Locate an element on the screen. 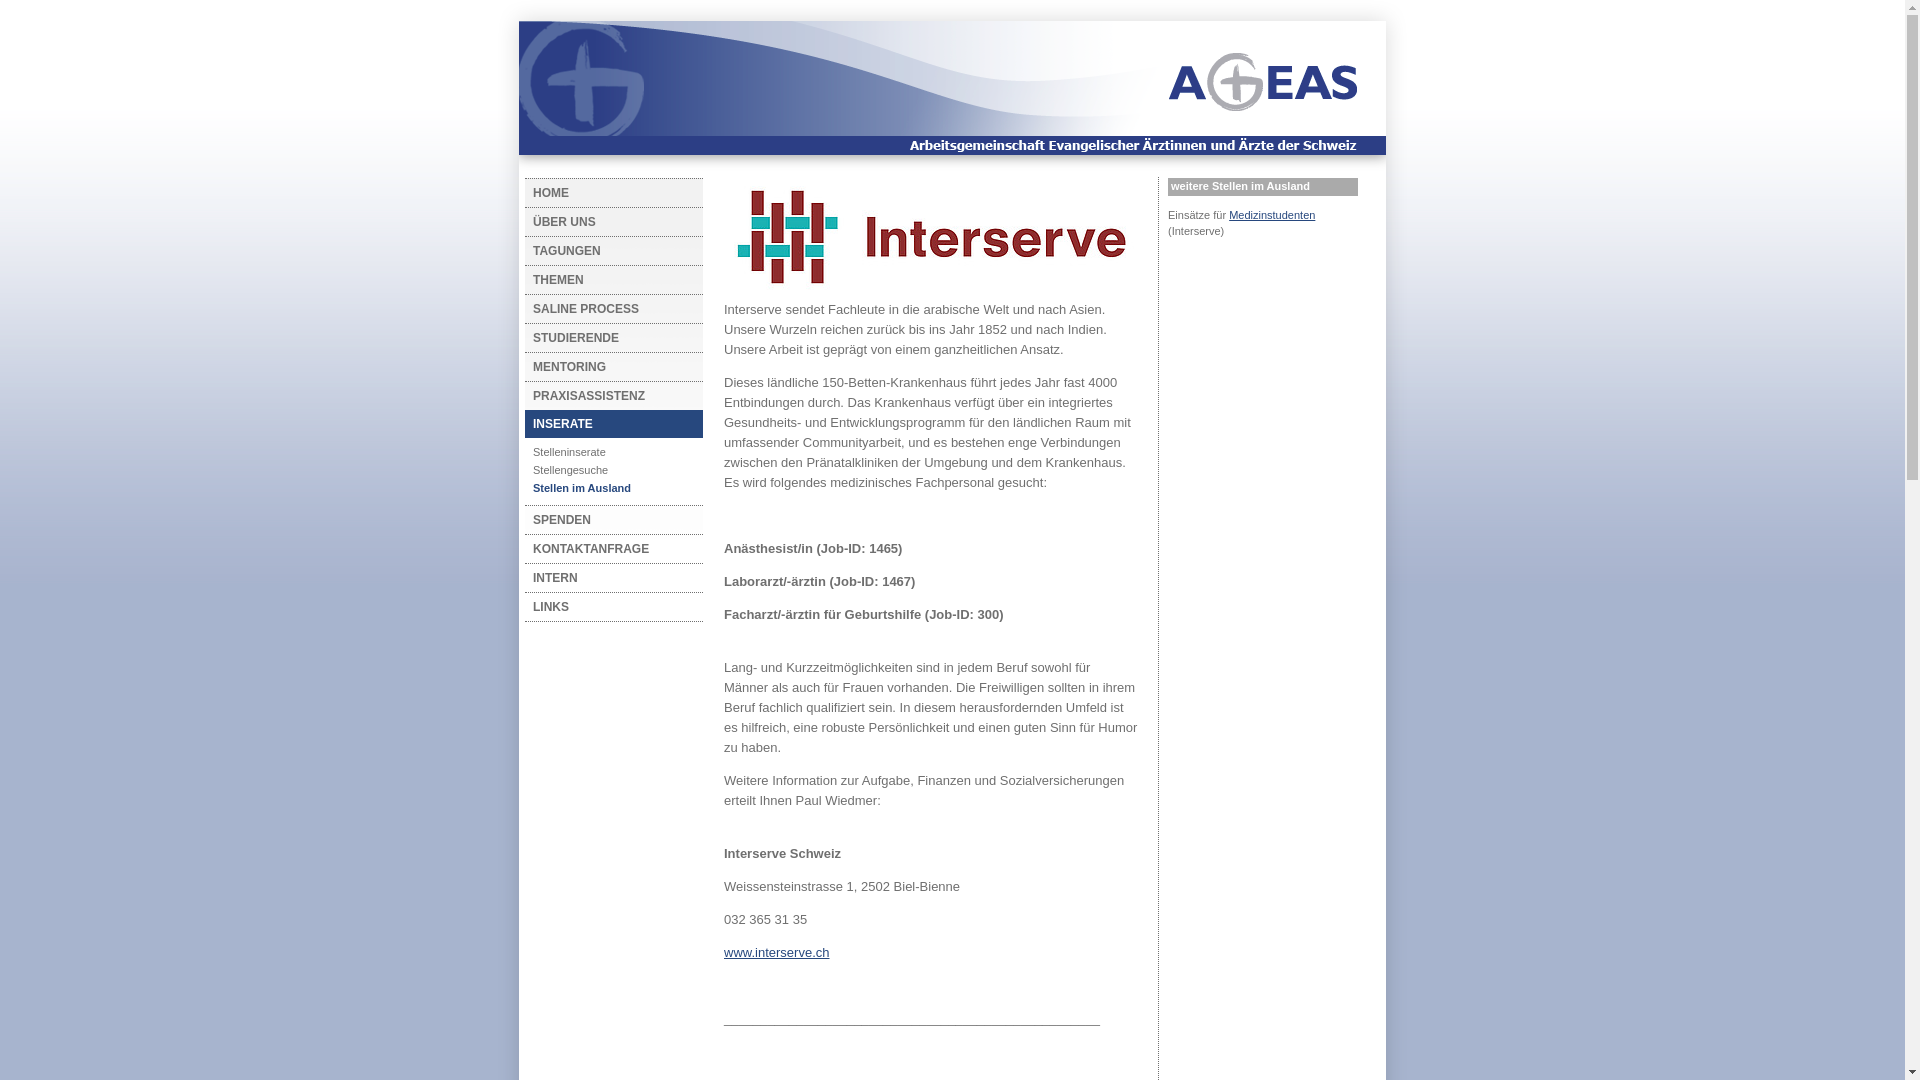 The image size is (1920, 1080). 'TAGUNGEN' is located at coordinates (524, 249).